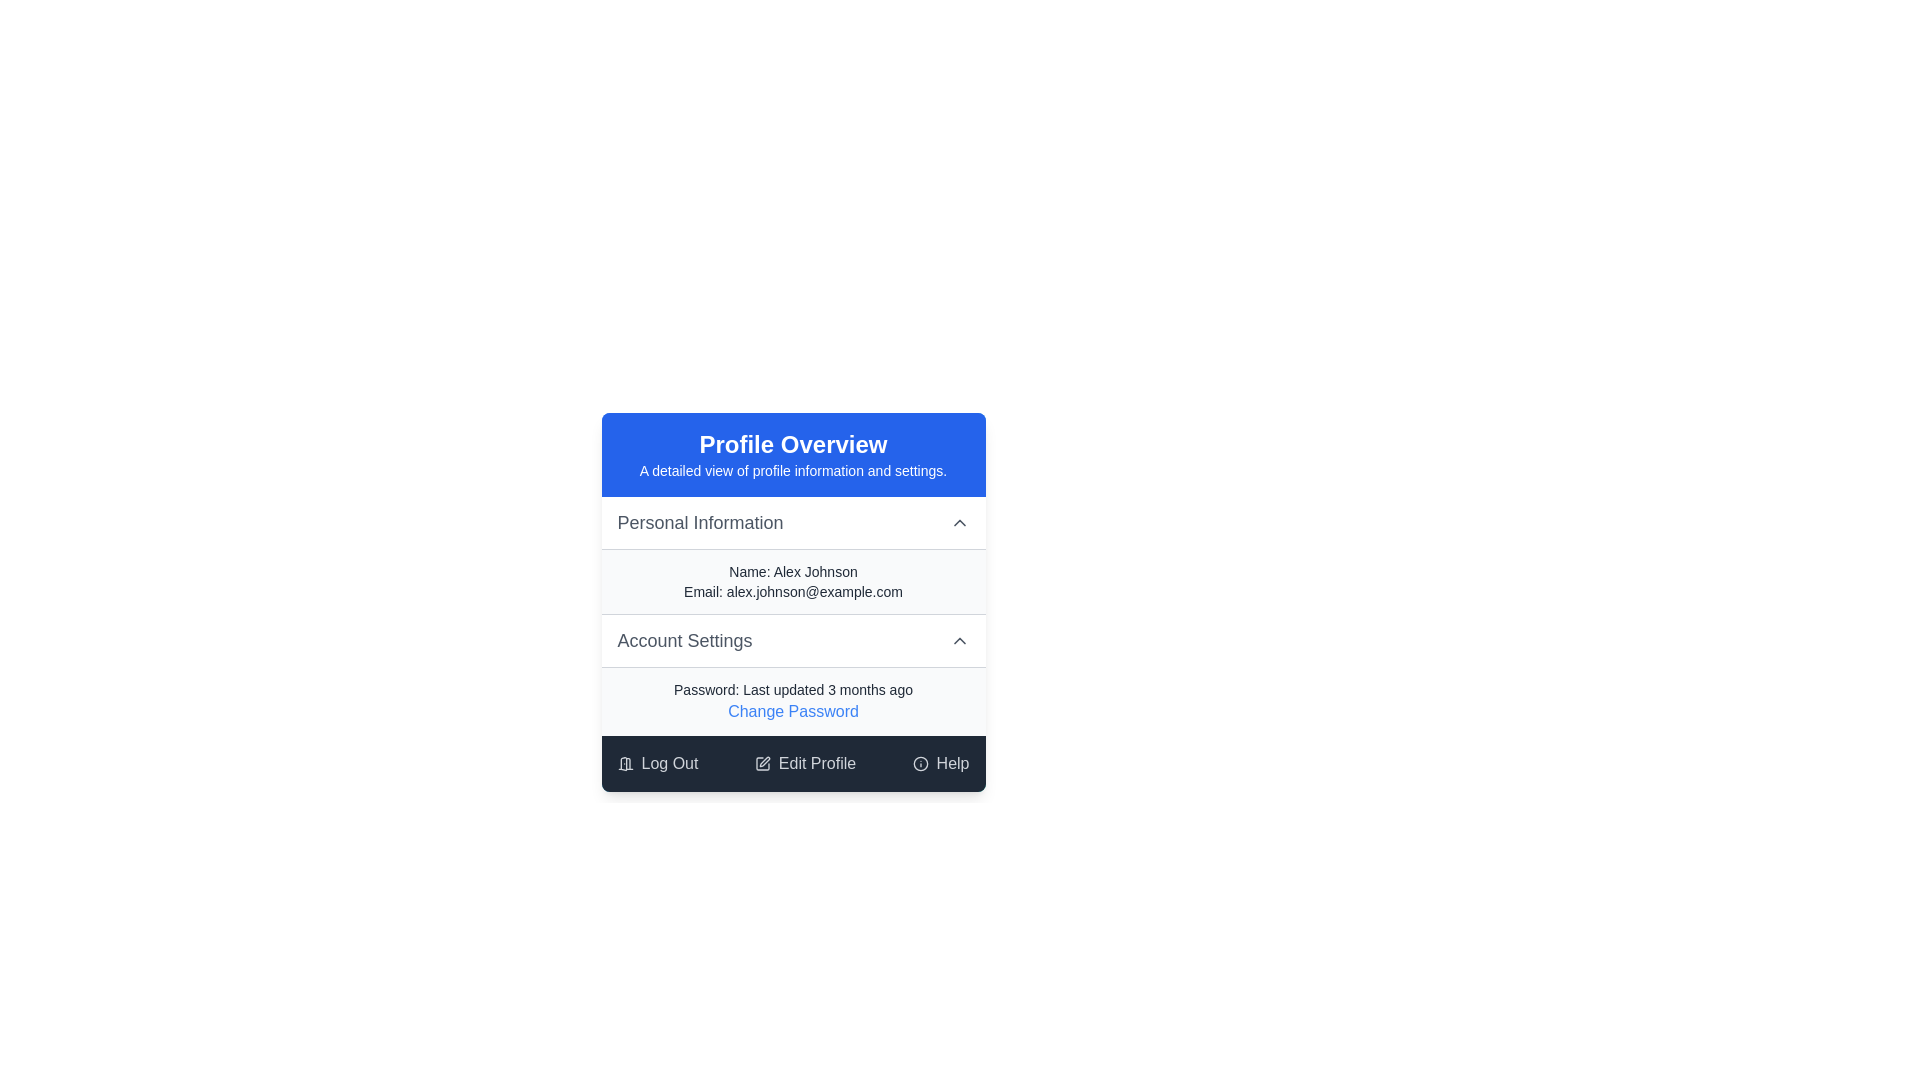  What do you see at coordinates (622, 764) in the screenshot?
I see `the vector graphic element located centrally inside the 'Log Out' button` at bounding box center [622, 764].